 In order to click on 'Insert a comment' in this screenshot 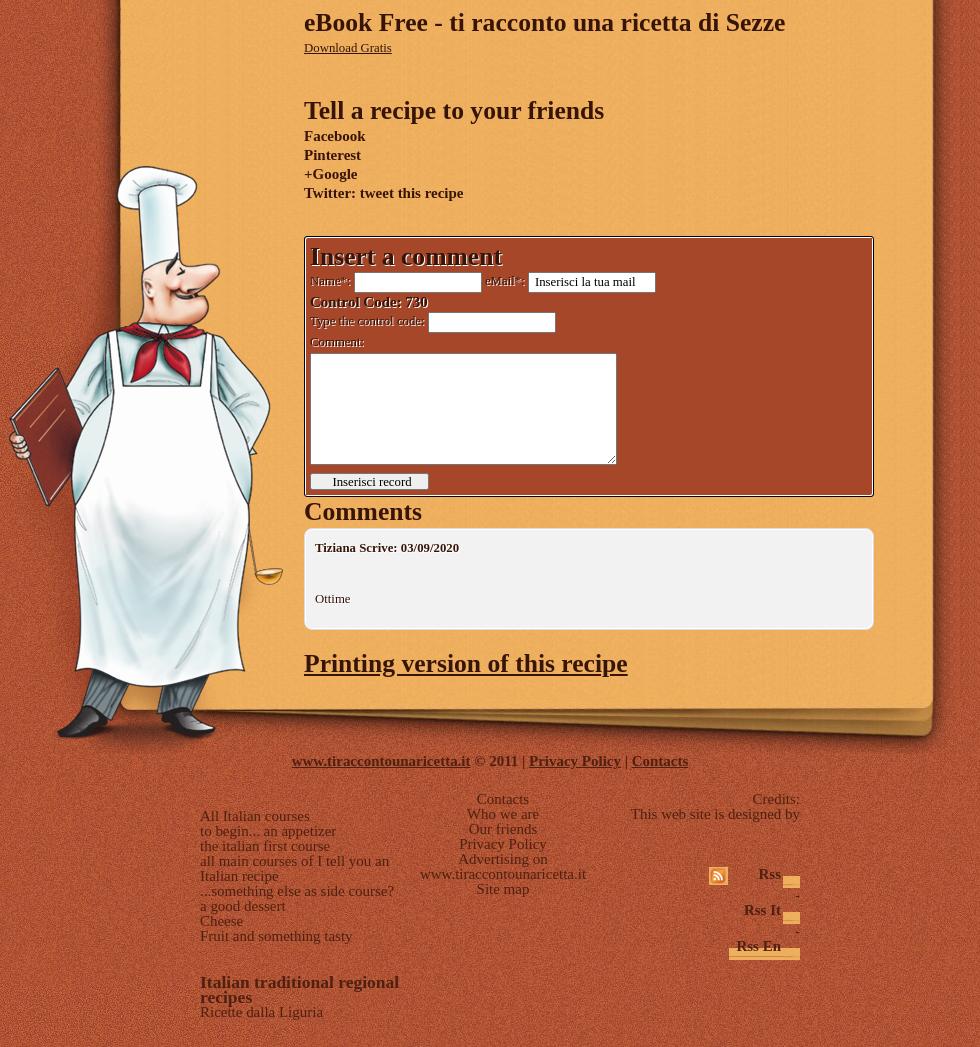, I will do `click(309, 255)`.